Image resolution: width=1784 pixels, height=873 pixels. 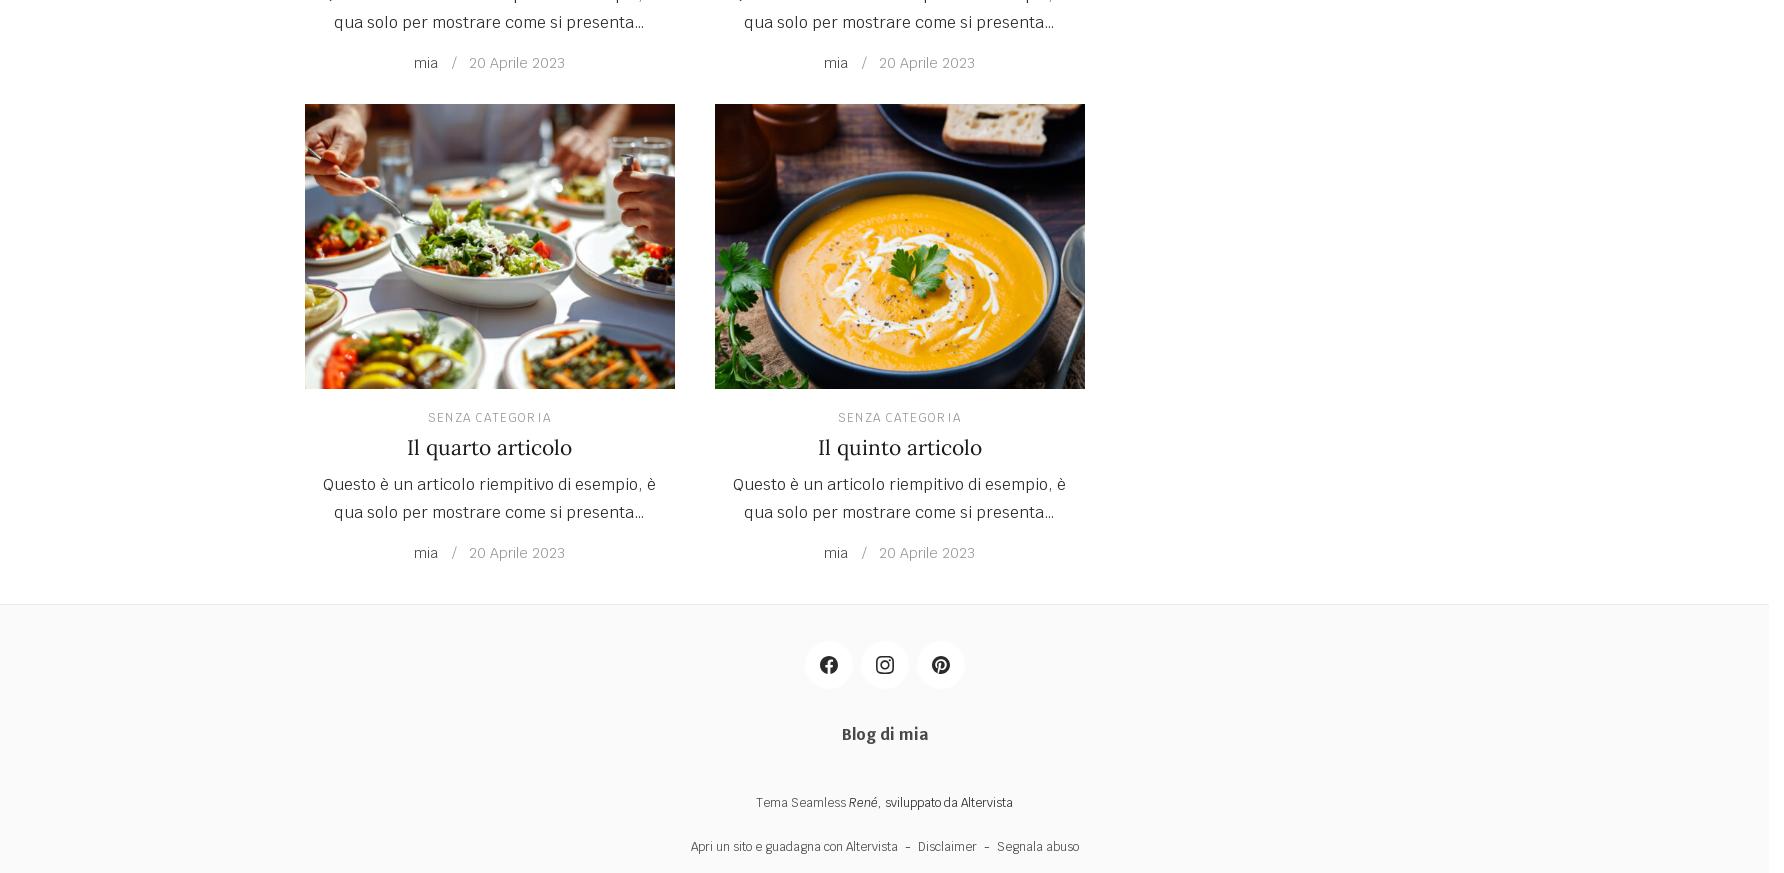 I want to click on 'Tema Seamless', so click(x=800, y=802).